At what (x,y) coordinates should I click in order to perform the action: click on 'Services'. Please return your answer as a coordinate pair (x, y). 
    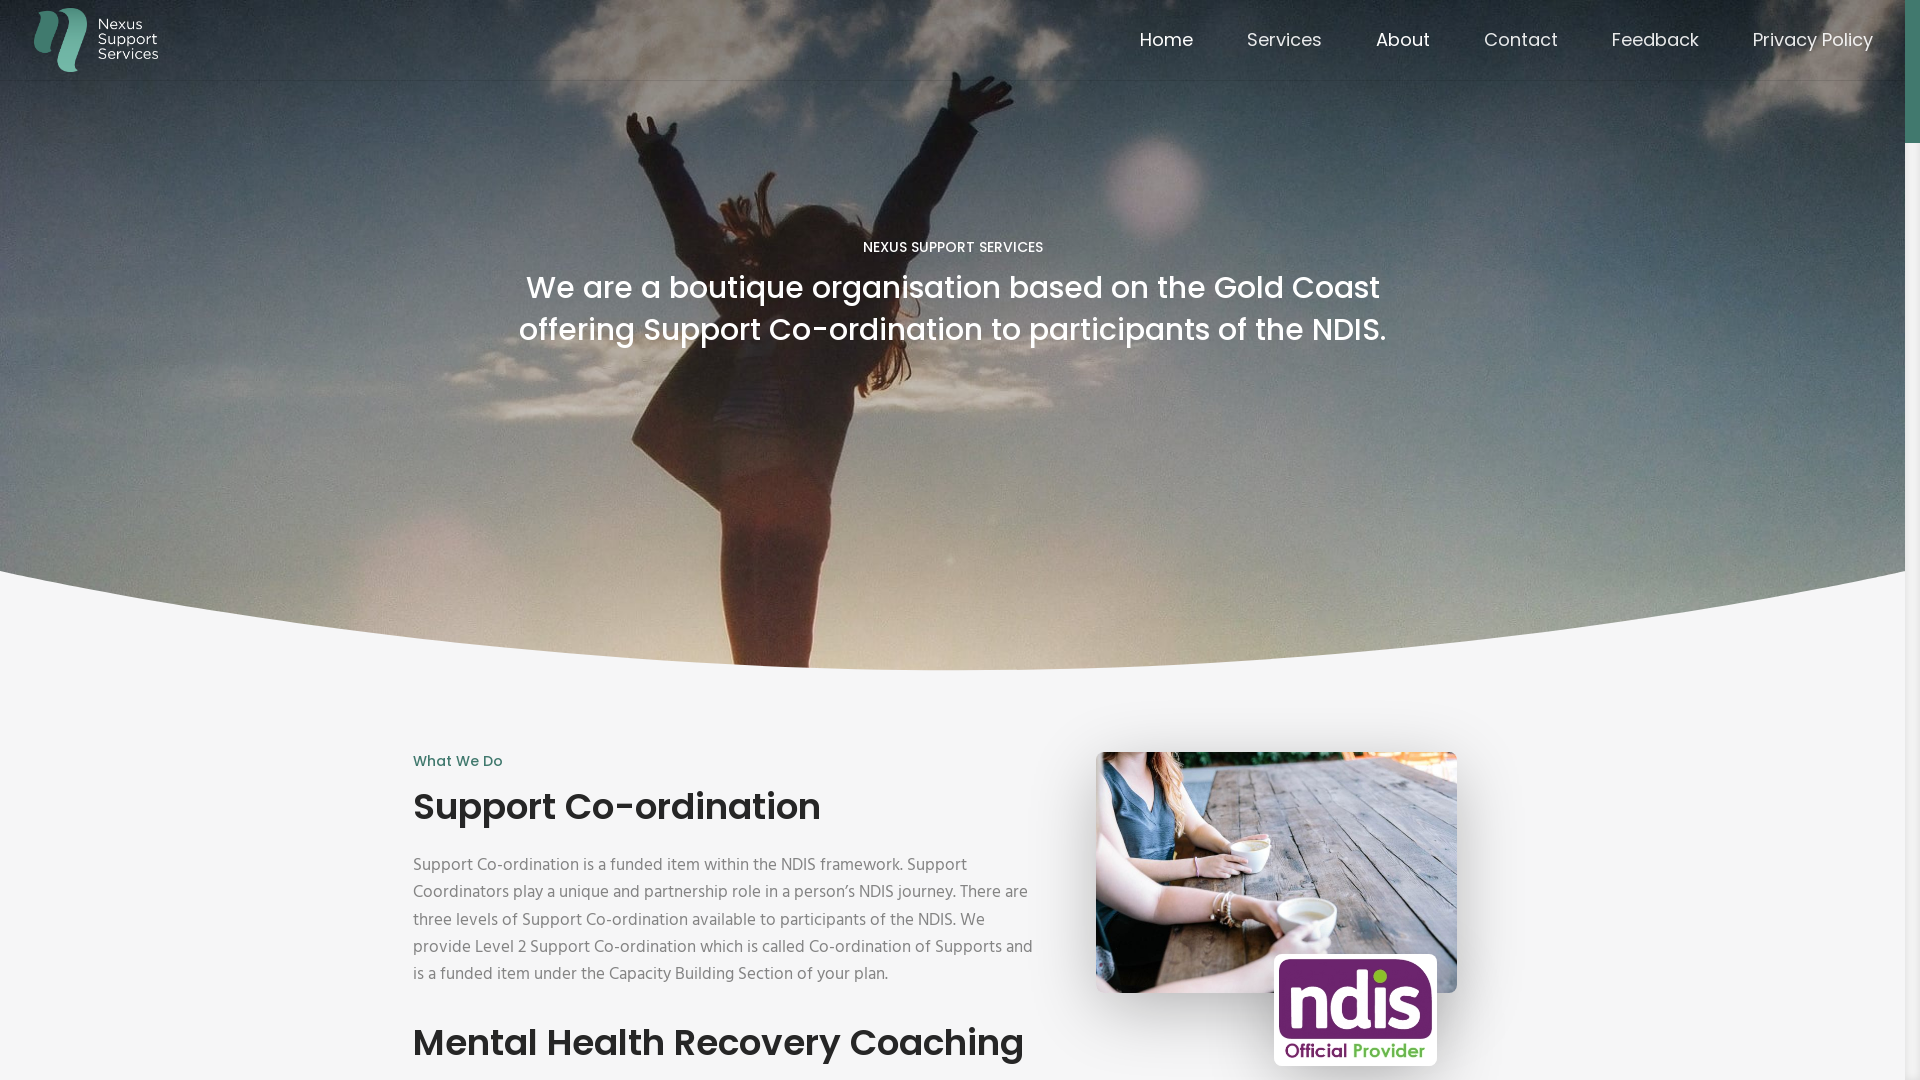
    Looking at the image, I should click on (1246, 55).